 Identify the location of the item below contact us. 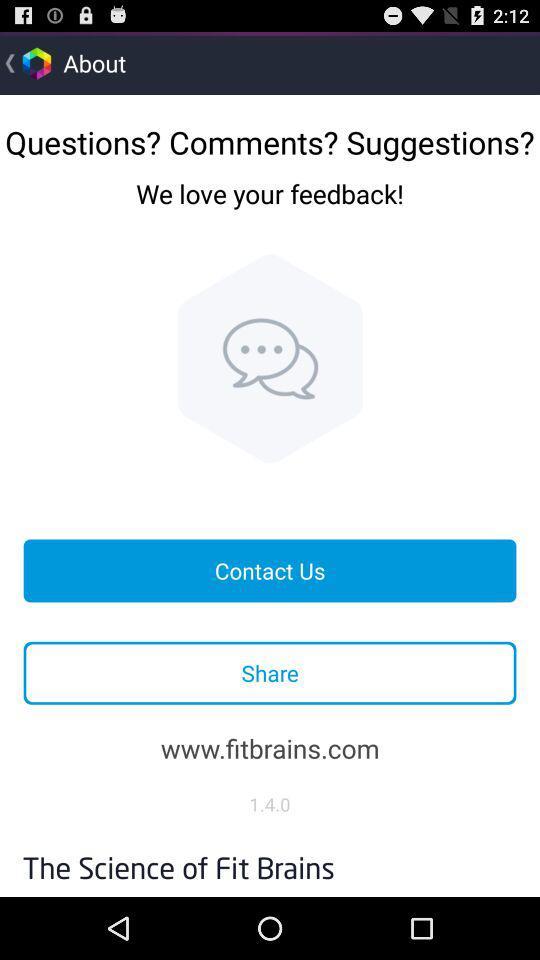
(270, 673).